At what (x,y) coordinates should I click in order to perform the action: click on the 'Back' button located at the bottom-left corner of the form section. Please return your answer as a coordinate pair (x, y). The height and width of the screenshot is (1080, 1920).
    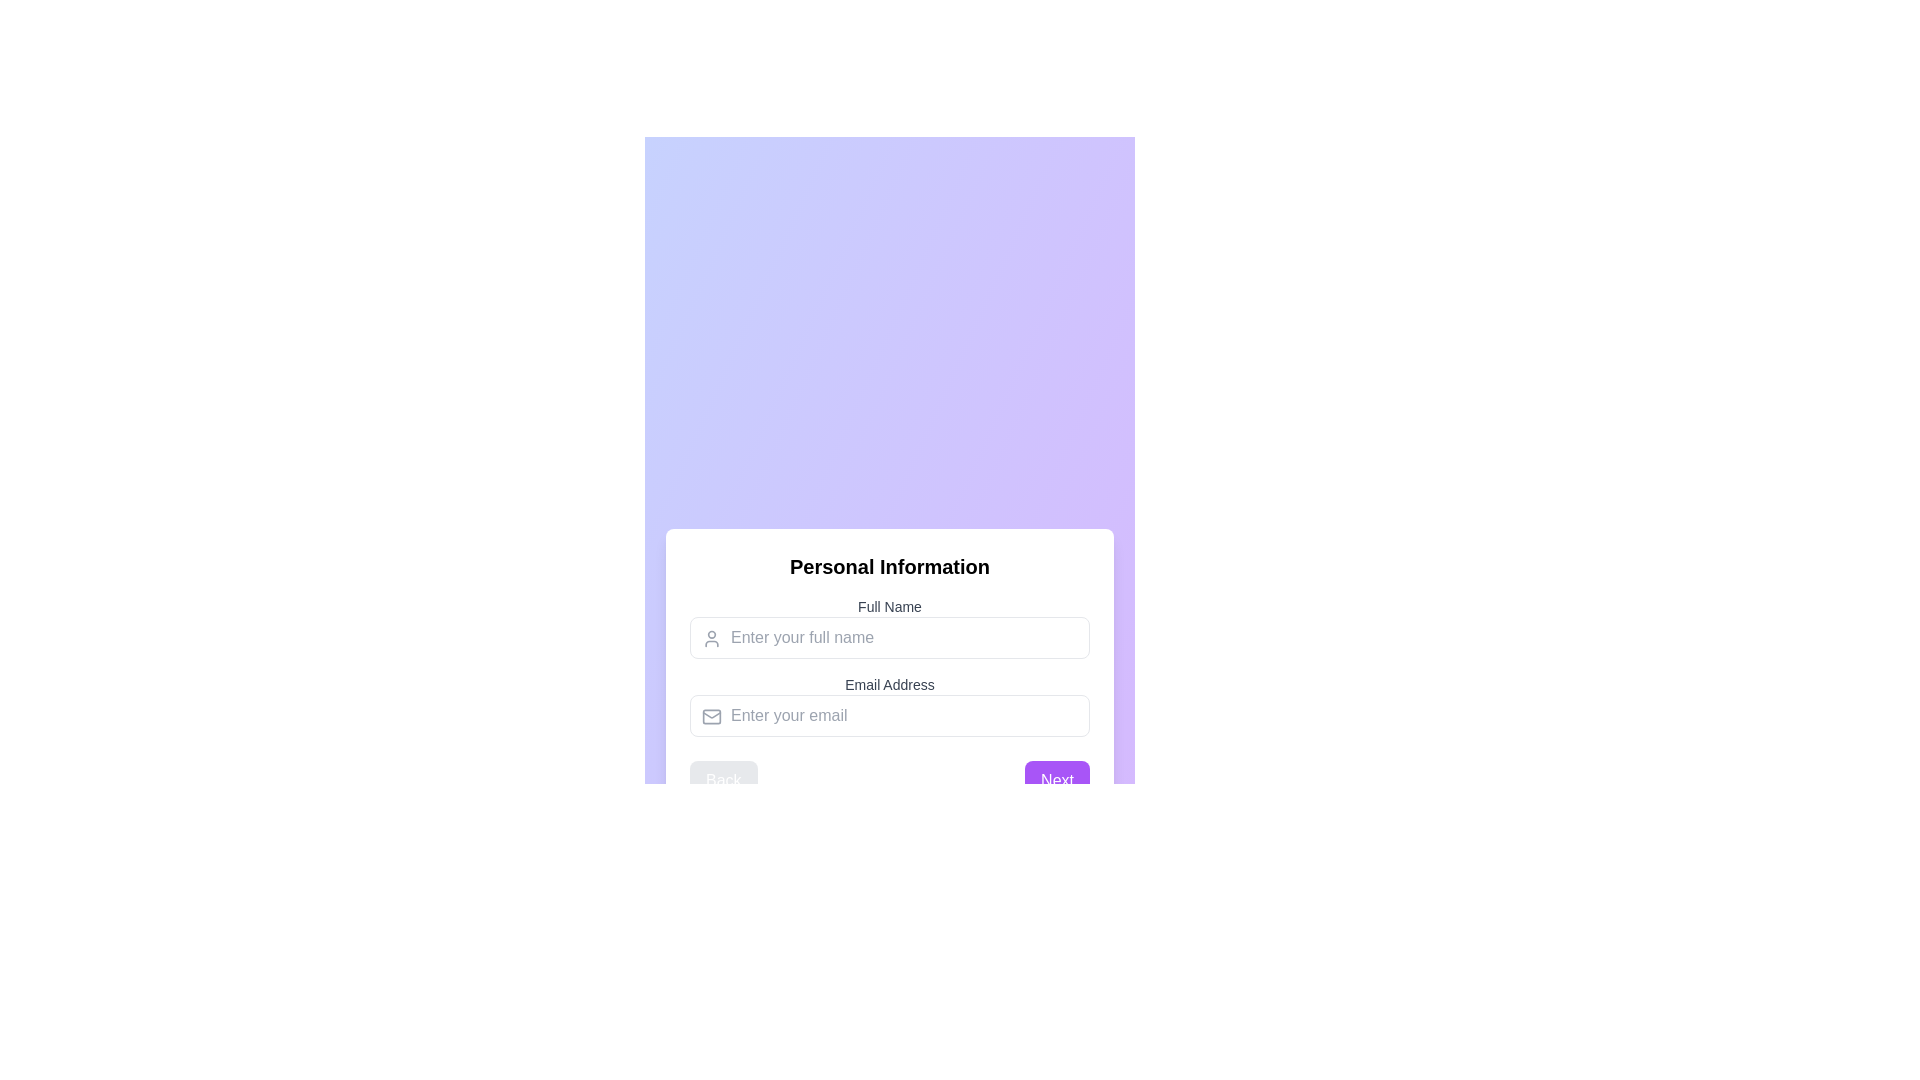
    Looking at the image, I should click on (722, 779).